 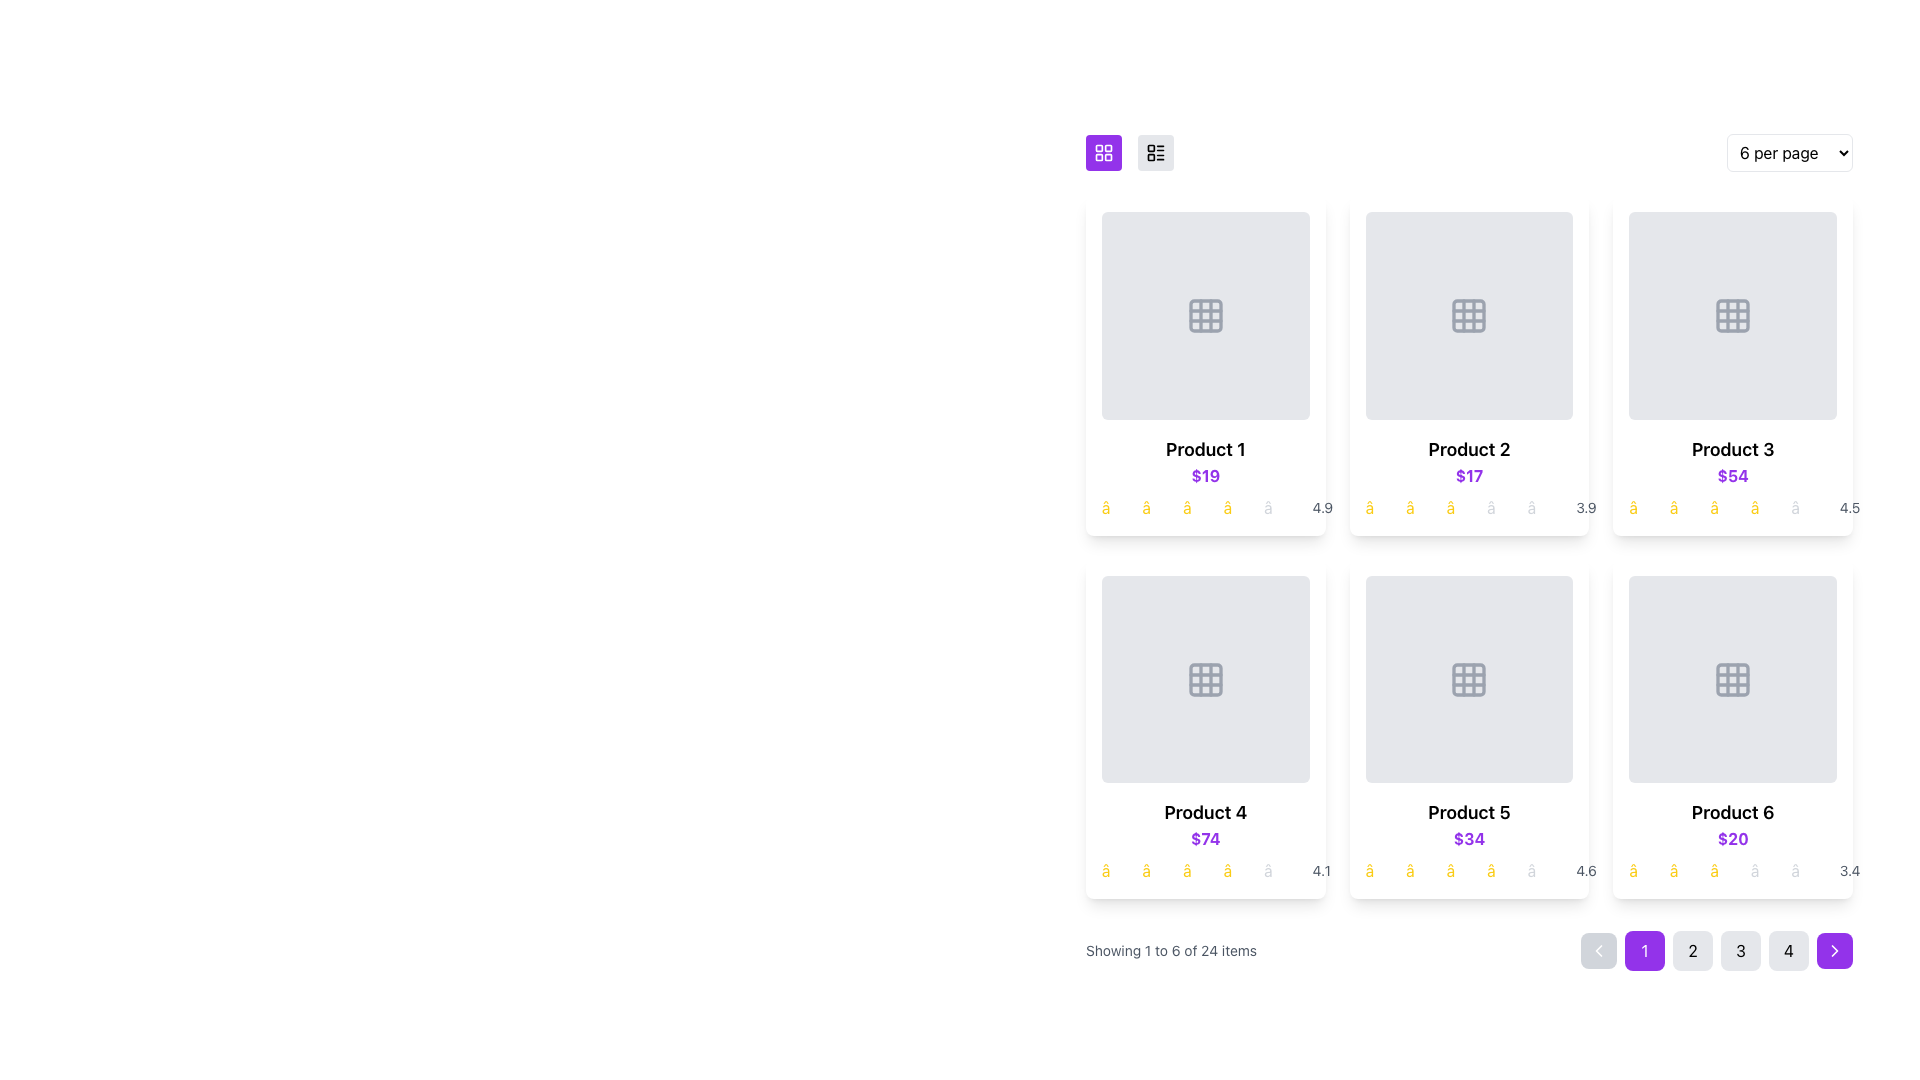 What do you see at coordinates (1507, 506) in the screenshot?
I see `the fourth outlined star icon in the rating system for 'Product 2'` at bounding box center [1507, 506].